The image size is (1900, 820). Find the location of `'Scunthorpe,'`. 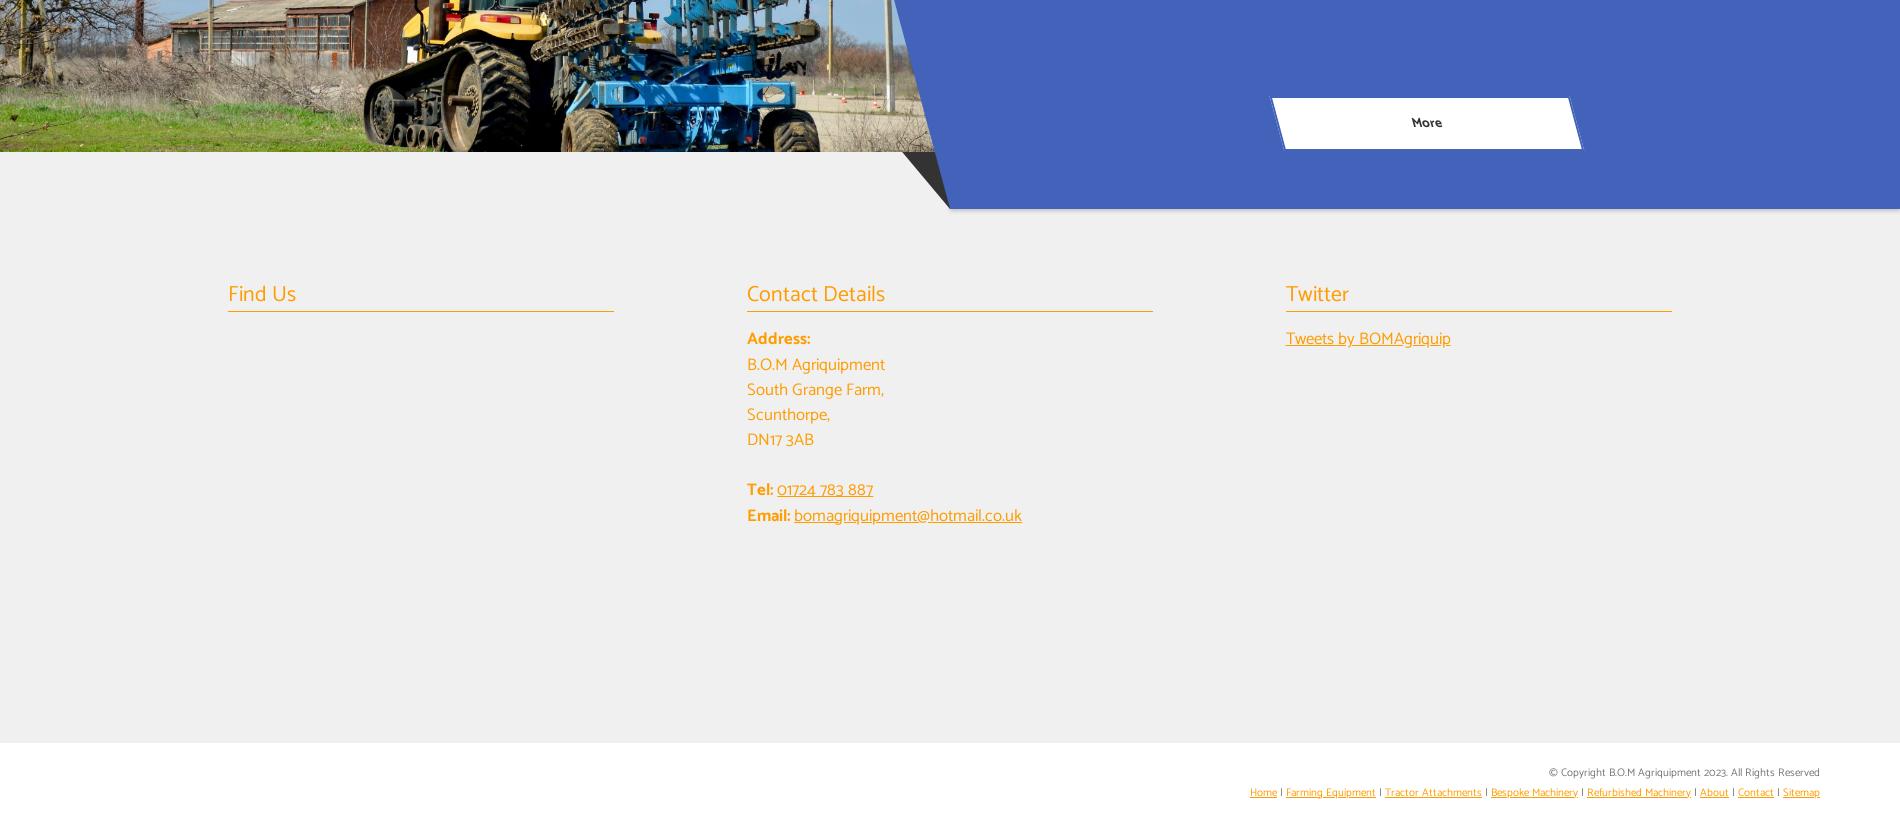

'Scunthorpe,' is located at coordinates (787, 413).